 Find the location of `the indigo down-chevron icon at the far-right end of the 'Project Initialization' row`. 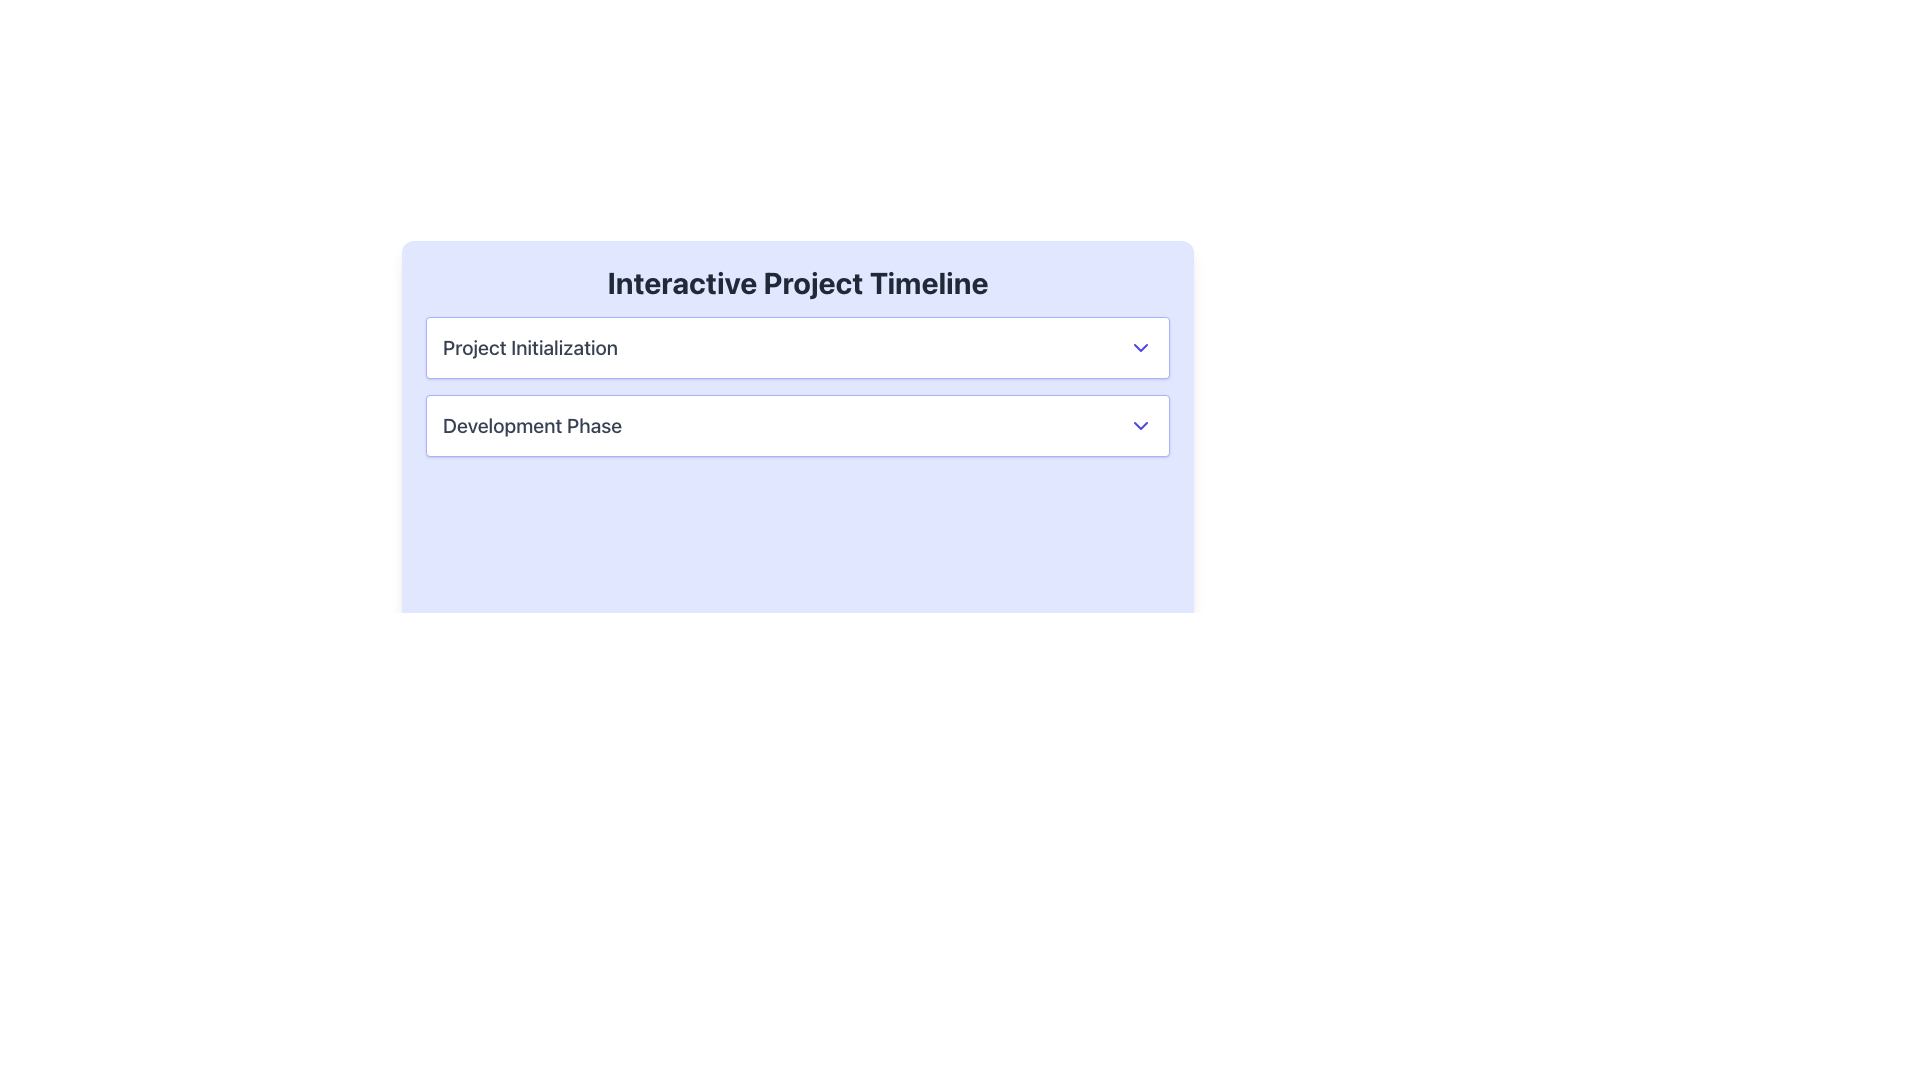

the indigo down-chevron icon at the far-right end of the 'Project Initialization' row is located at coordinates (1141, 346).